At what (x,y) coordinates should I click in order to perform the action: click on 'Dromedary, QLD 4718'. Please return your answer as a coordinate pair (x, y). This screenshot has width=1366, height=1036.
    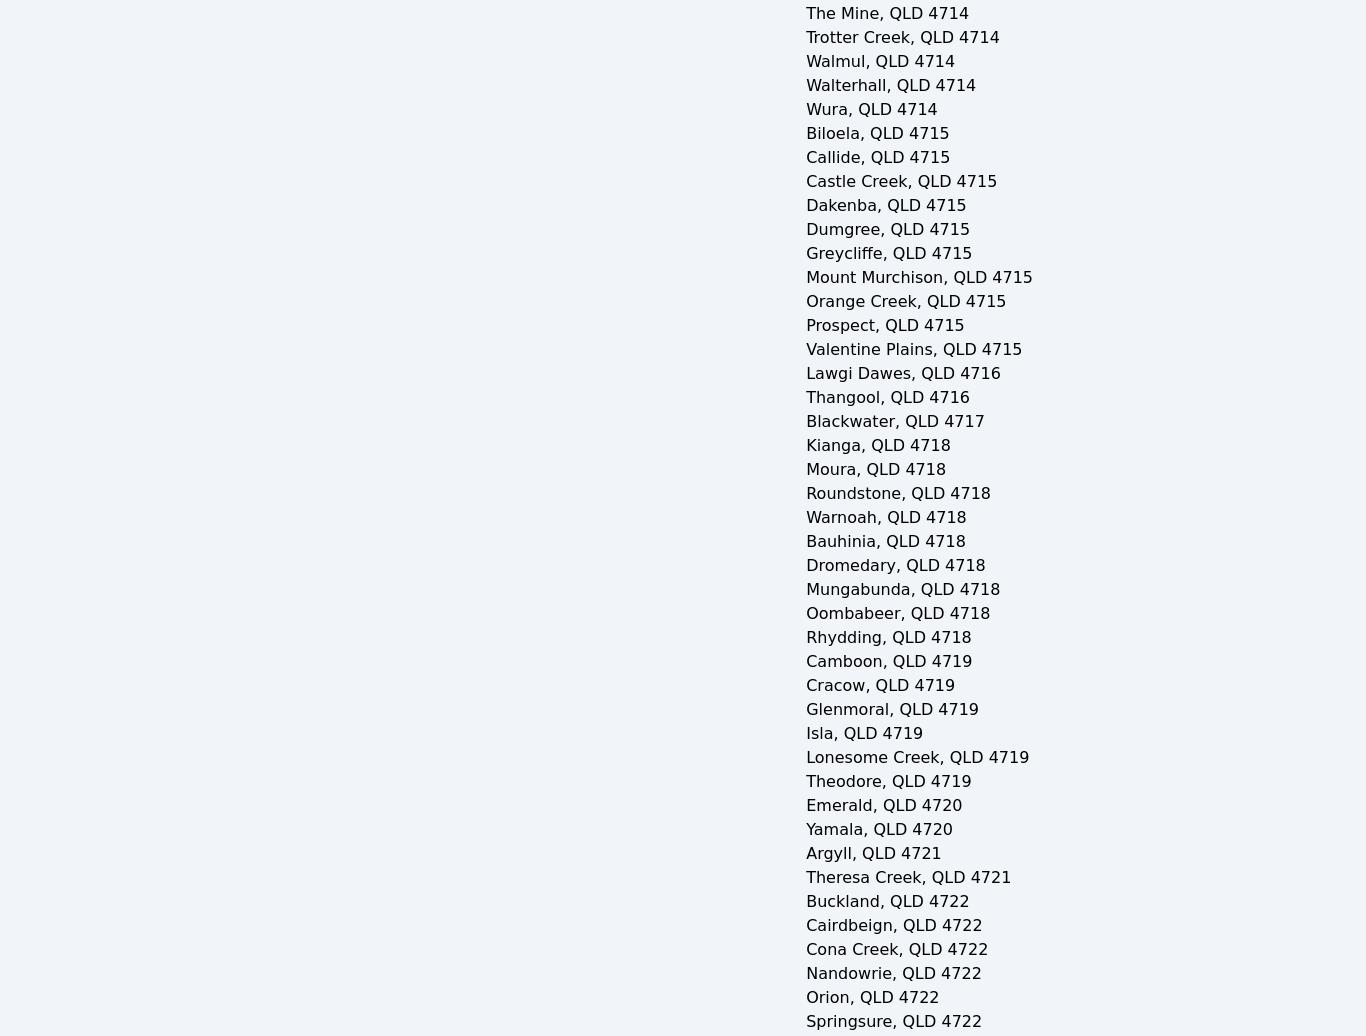
    Looking at the image, I should click on (804, 565).